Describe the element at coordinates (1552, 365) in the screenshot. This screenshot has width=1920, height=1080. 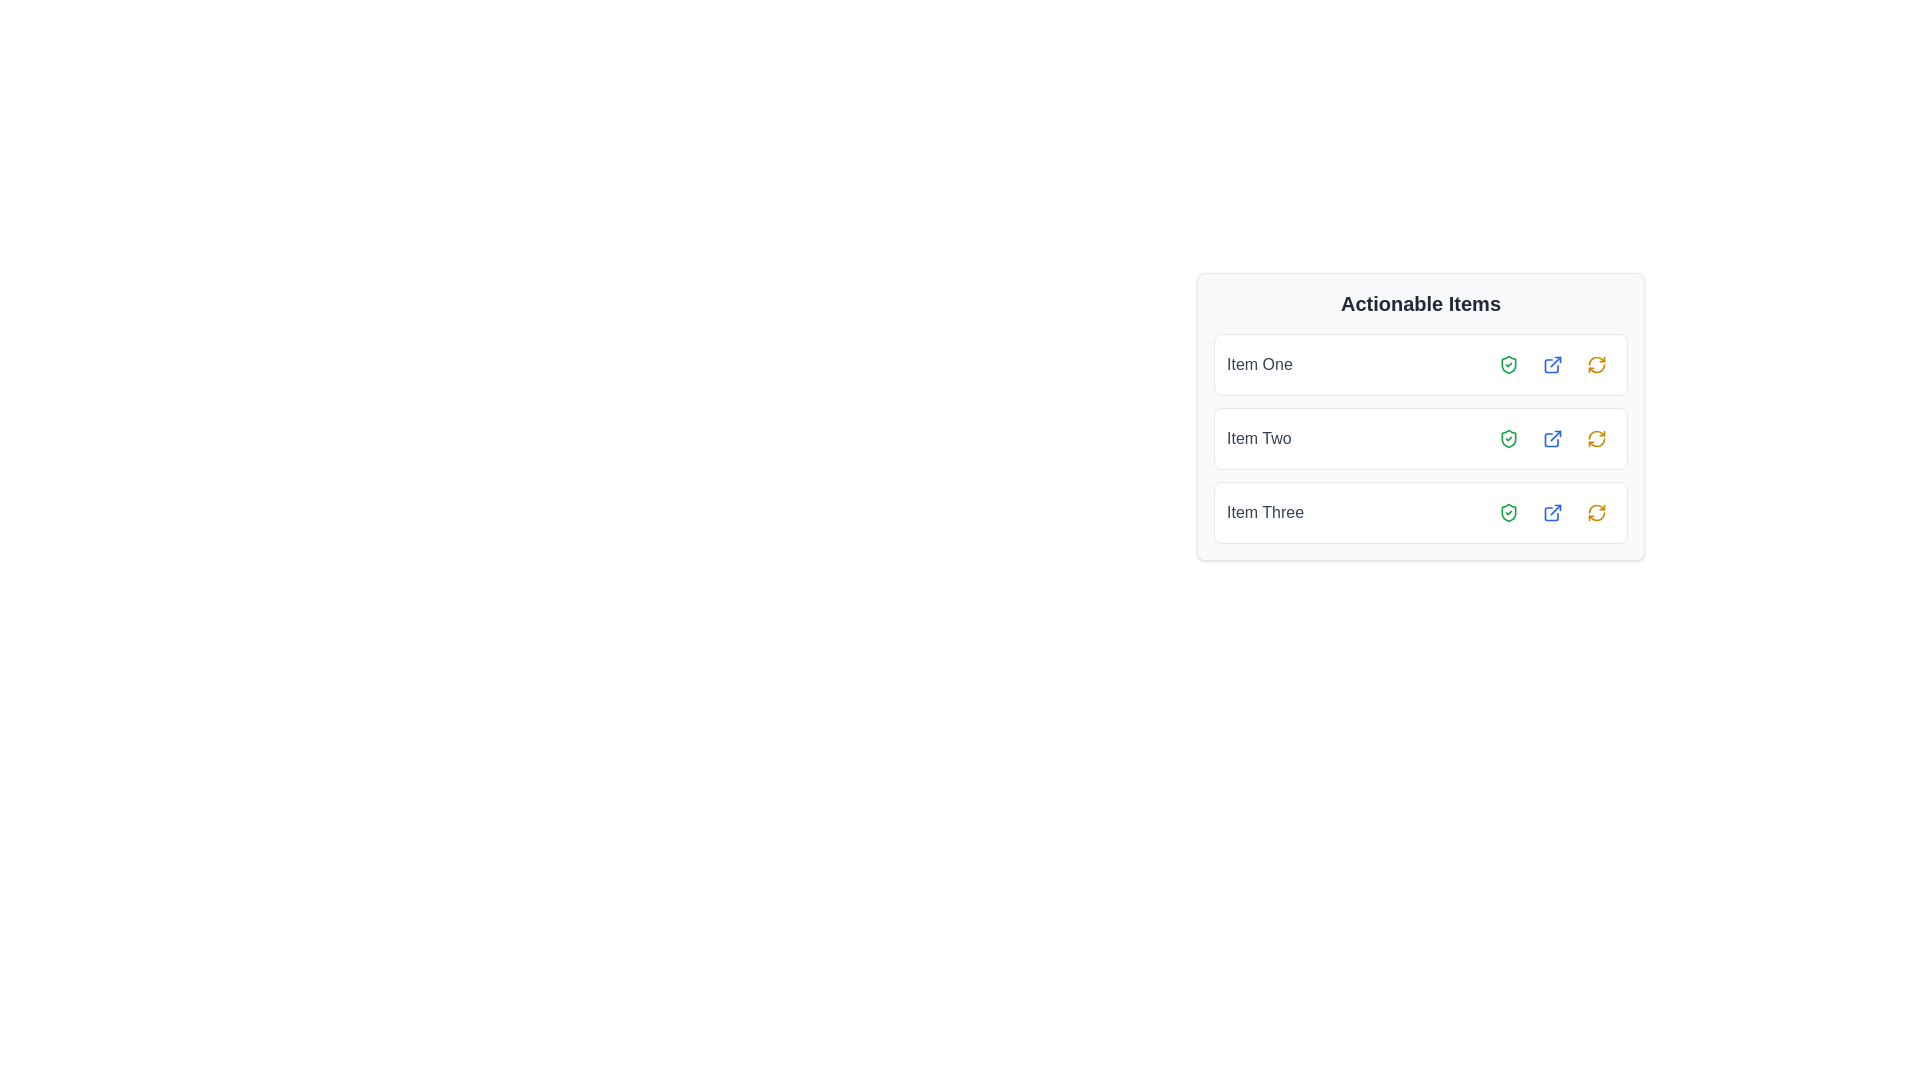
I see `the external link icon located in the middle position of the three icons in the 'Item One' row of the 'Actionable Items' section` at that location.